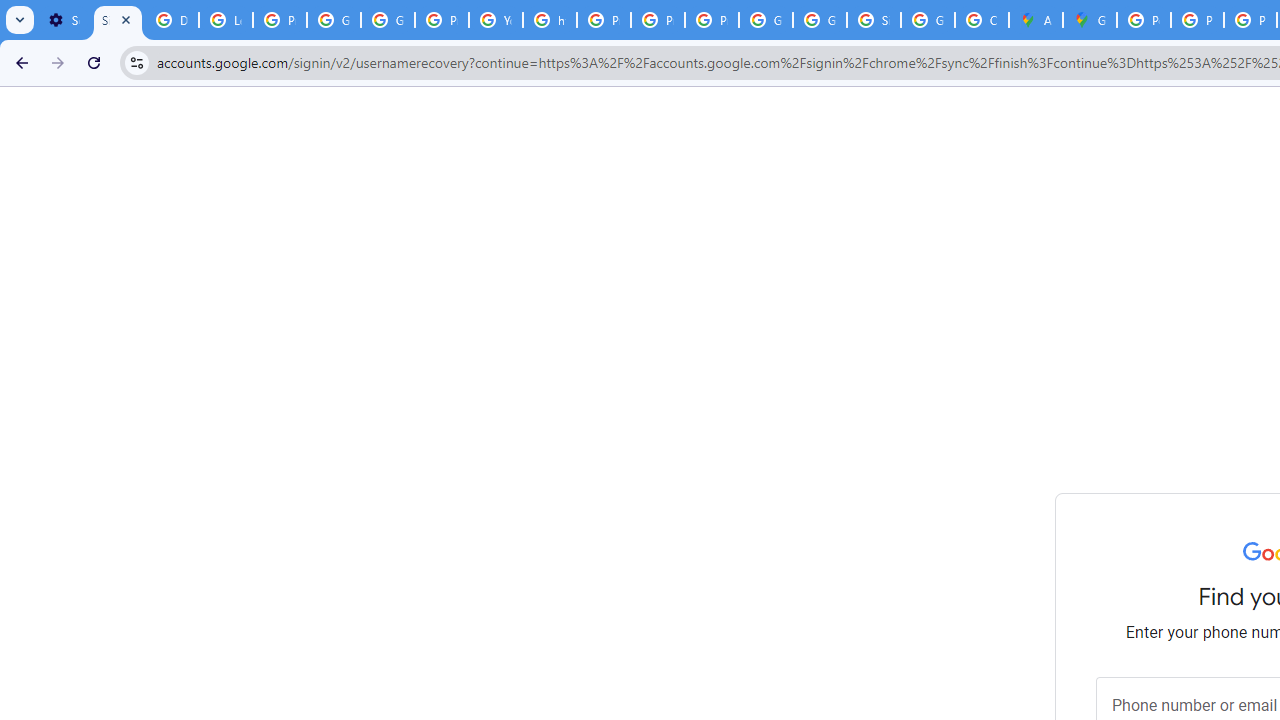  What do you see at coordinates (64, 20) in the screenshot?
I see `'Settings - On startup'` at bounding box center [64, 20].